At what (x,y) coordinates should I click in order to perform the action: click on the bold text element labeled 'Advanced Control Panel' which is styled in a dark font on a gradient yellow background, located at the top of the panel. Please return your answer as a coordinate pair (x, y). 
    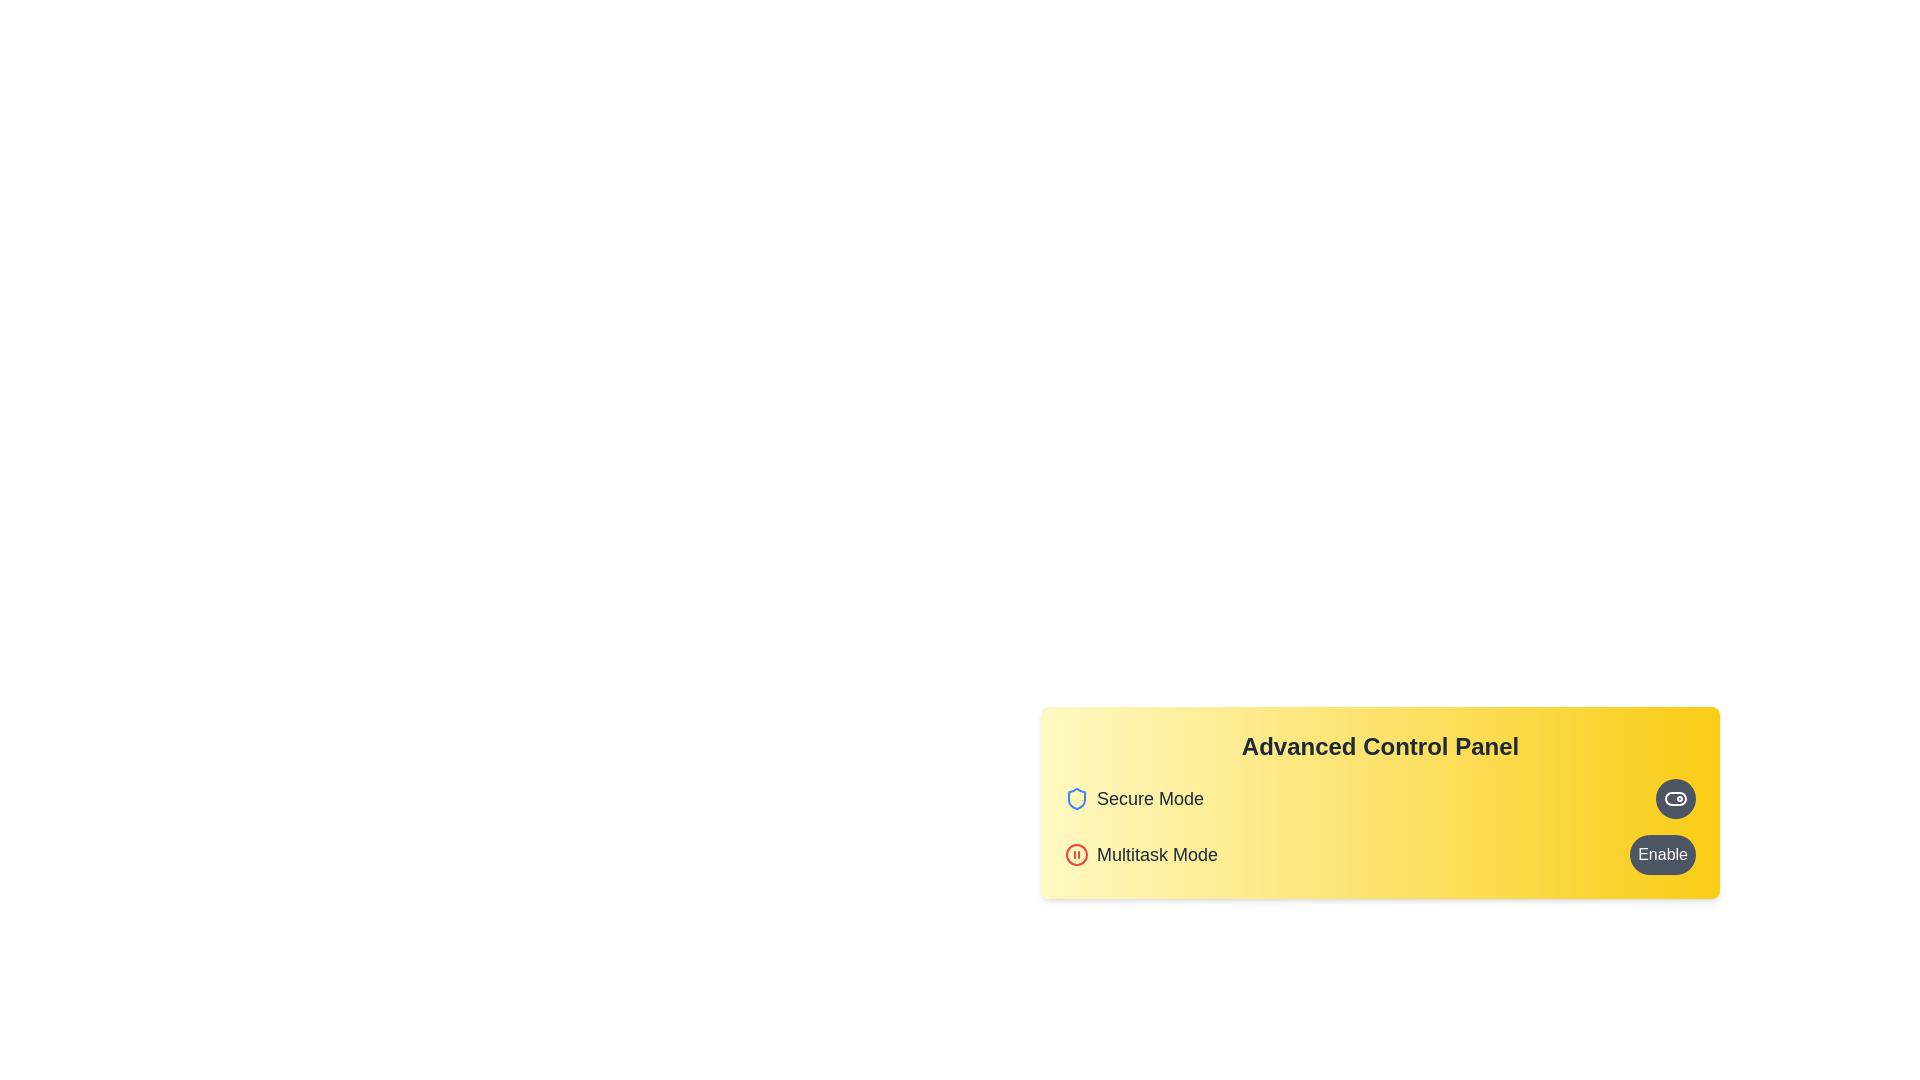
    Looking at the image, I should click on (1379, 747).